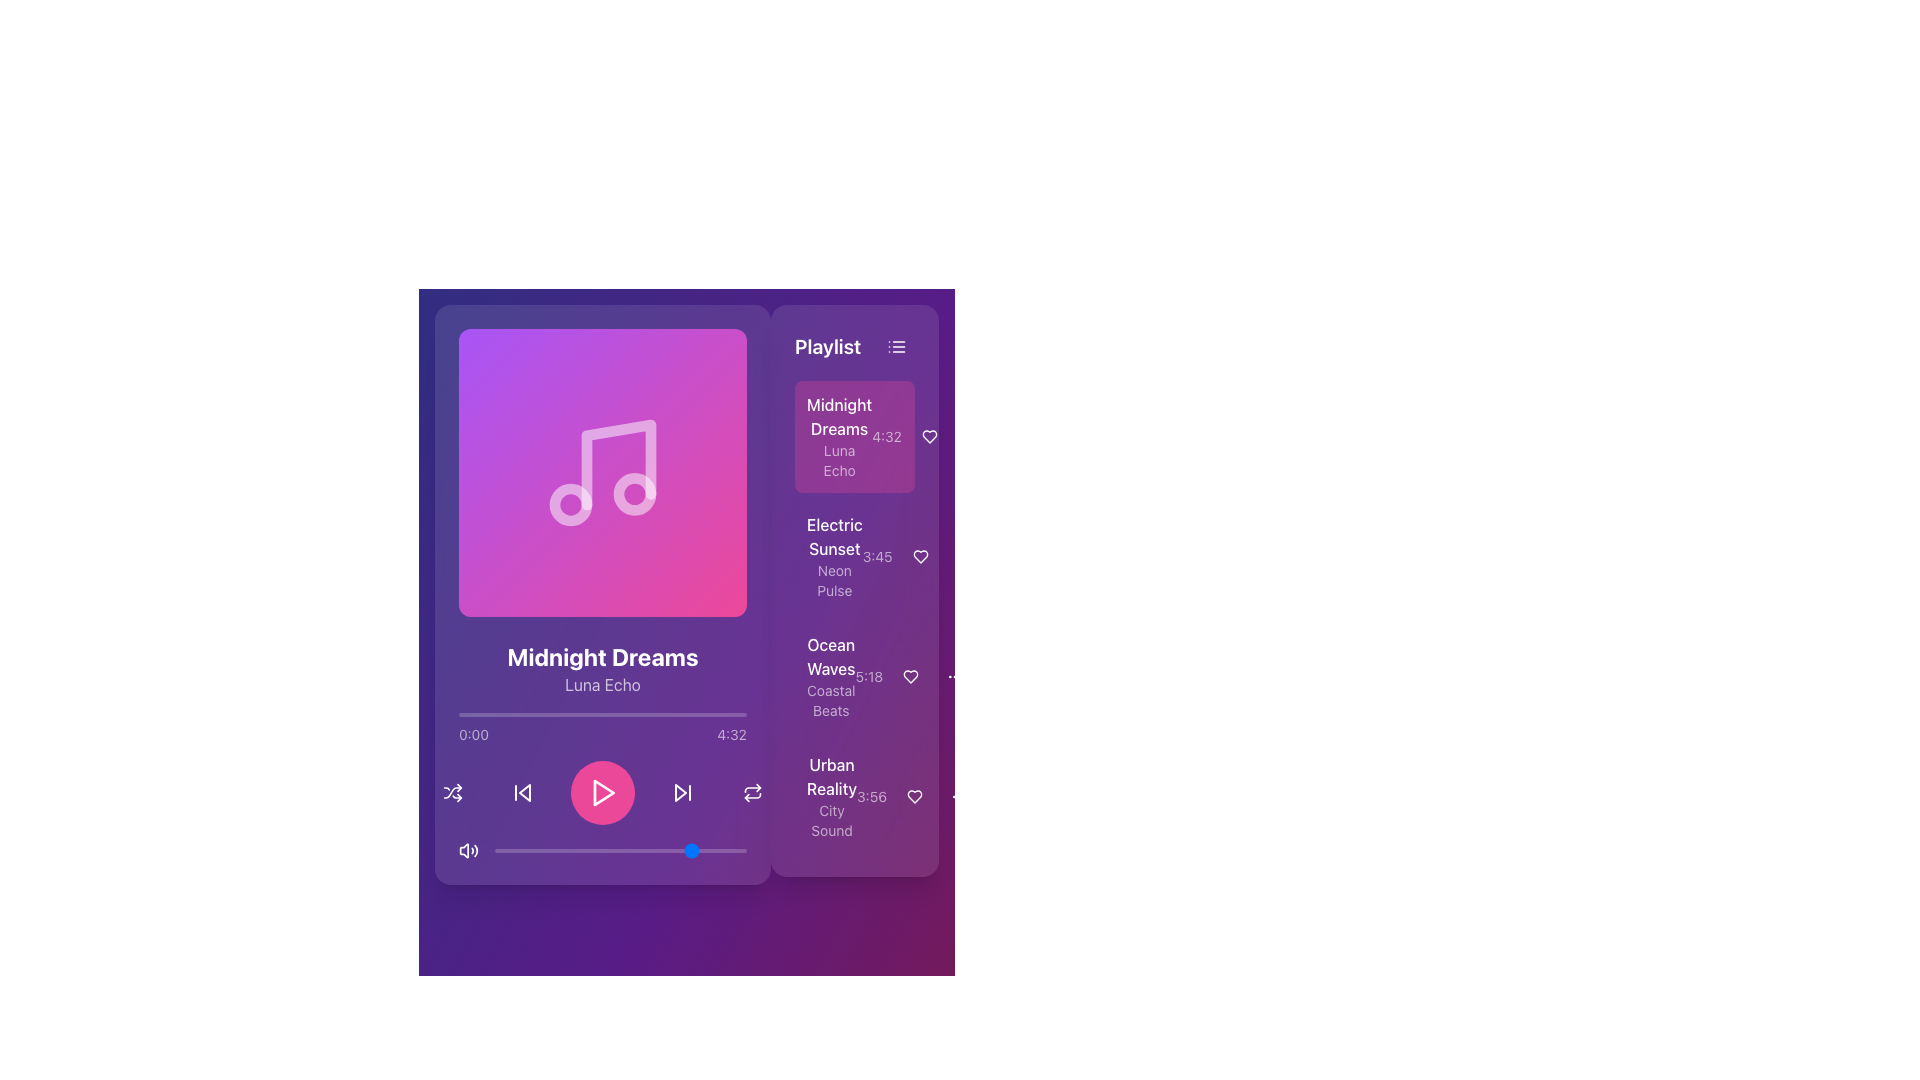  I want to click on the leftmost button in the bottom control panel, so click(451, 792).